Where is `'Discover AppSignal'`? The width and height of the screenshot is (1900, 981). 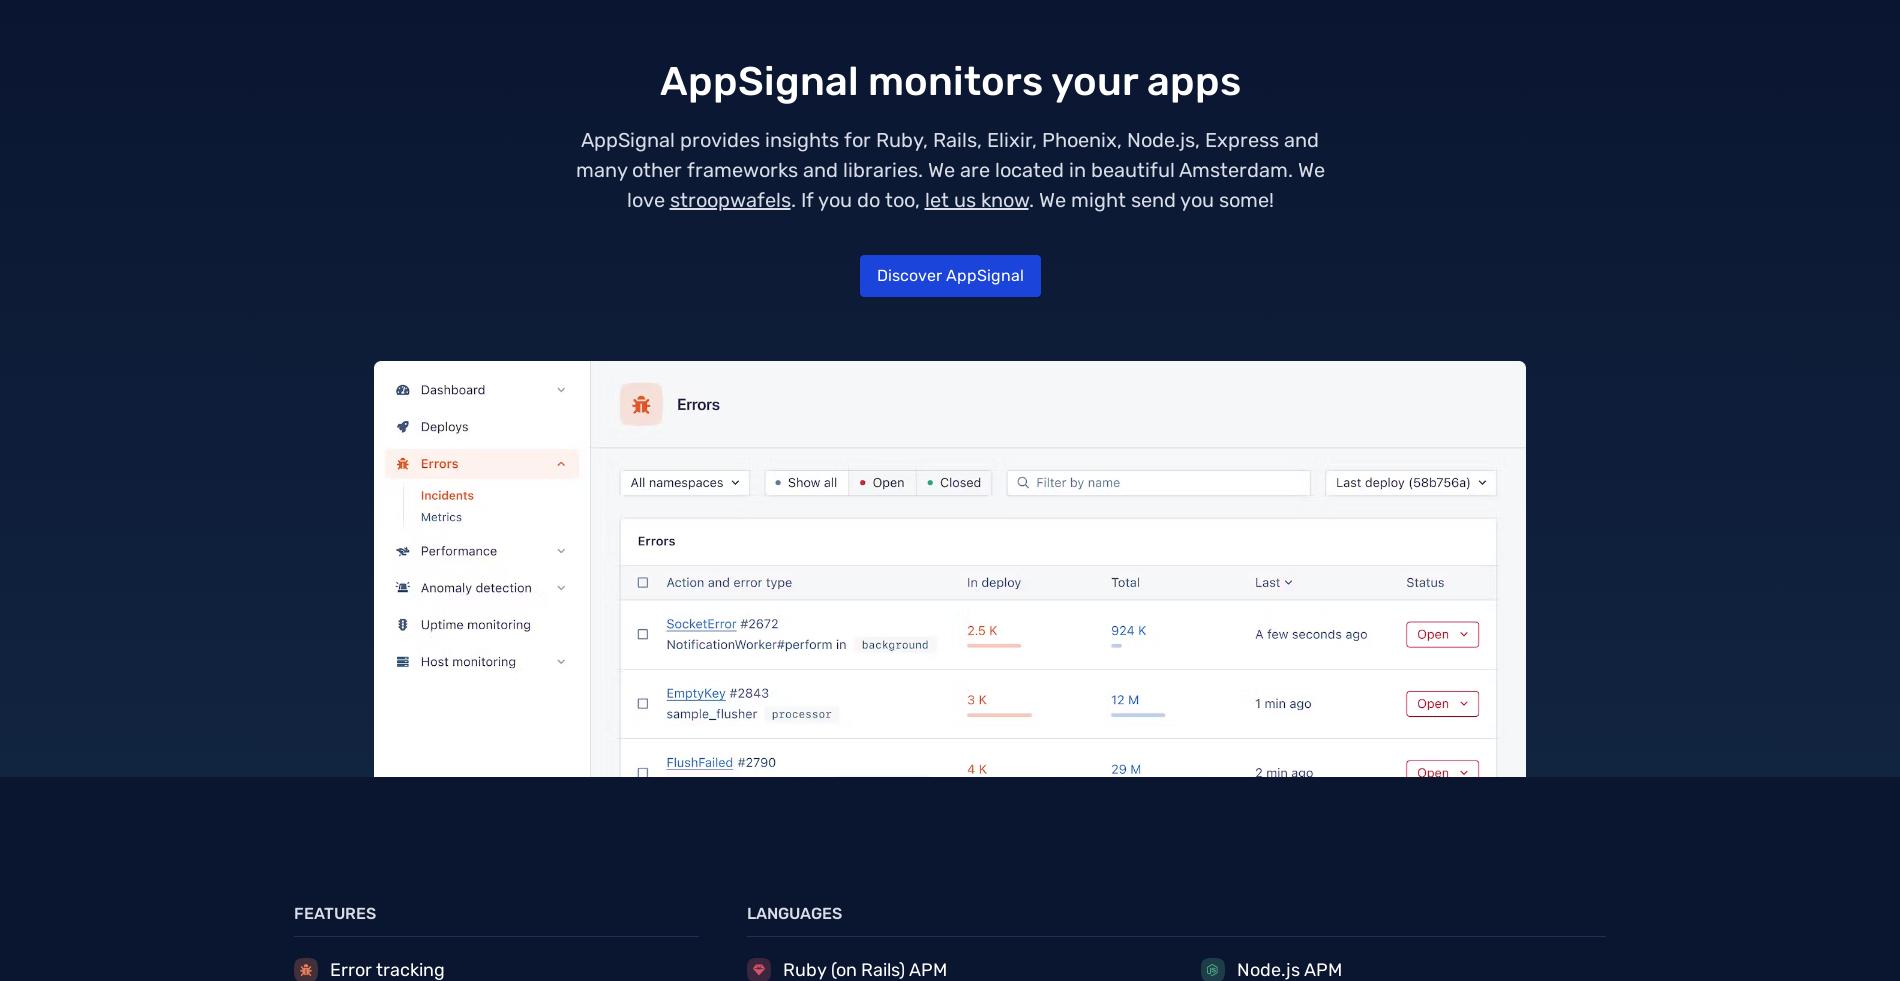
'Discover AppSignal' is located at coordinates (948, 274).